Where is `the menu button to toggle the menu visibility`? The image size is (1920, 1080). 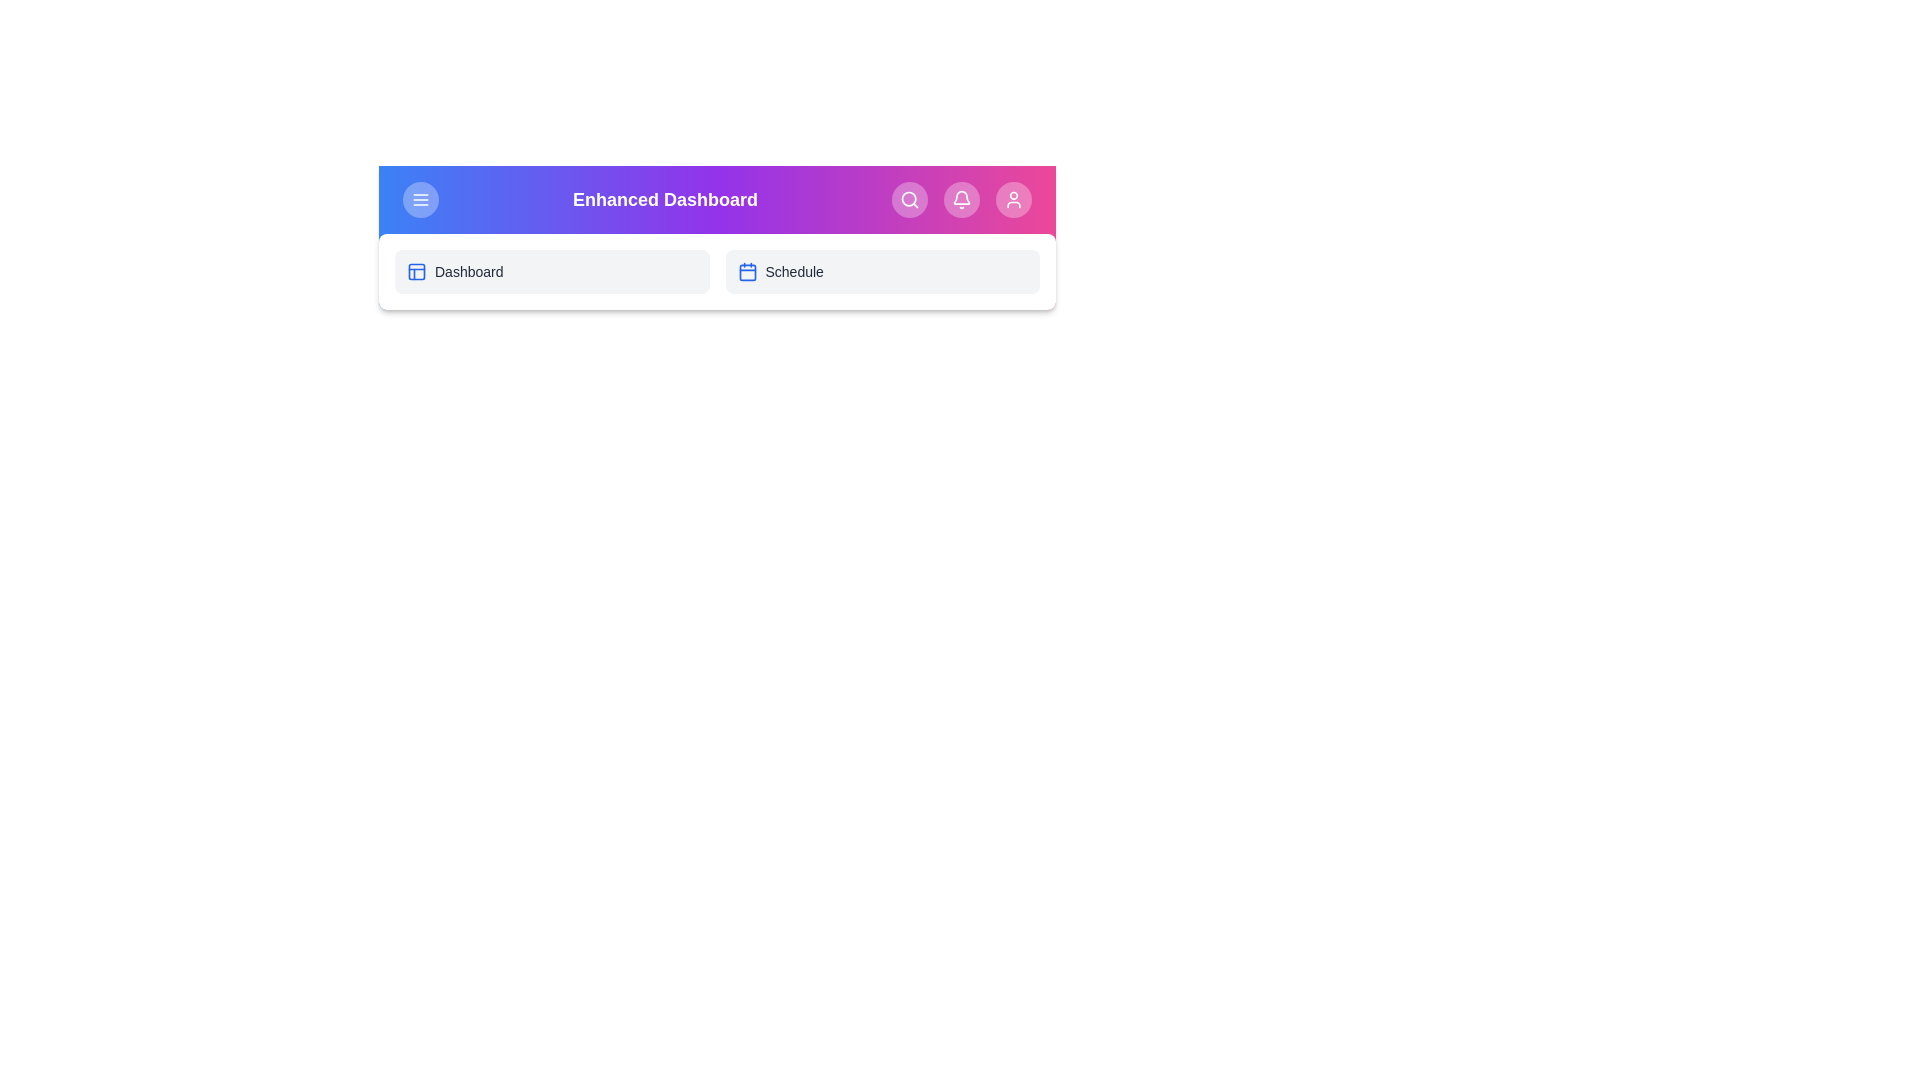
the menu button to toggle the menu visibility is located at coordinates (420, 200).